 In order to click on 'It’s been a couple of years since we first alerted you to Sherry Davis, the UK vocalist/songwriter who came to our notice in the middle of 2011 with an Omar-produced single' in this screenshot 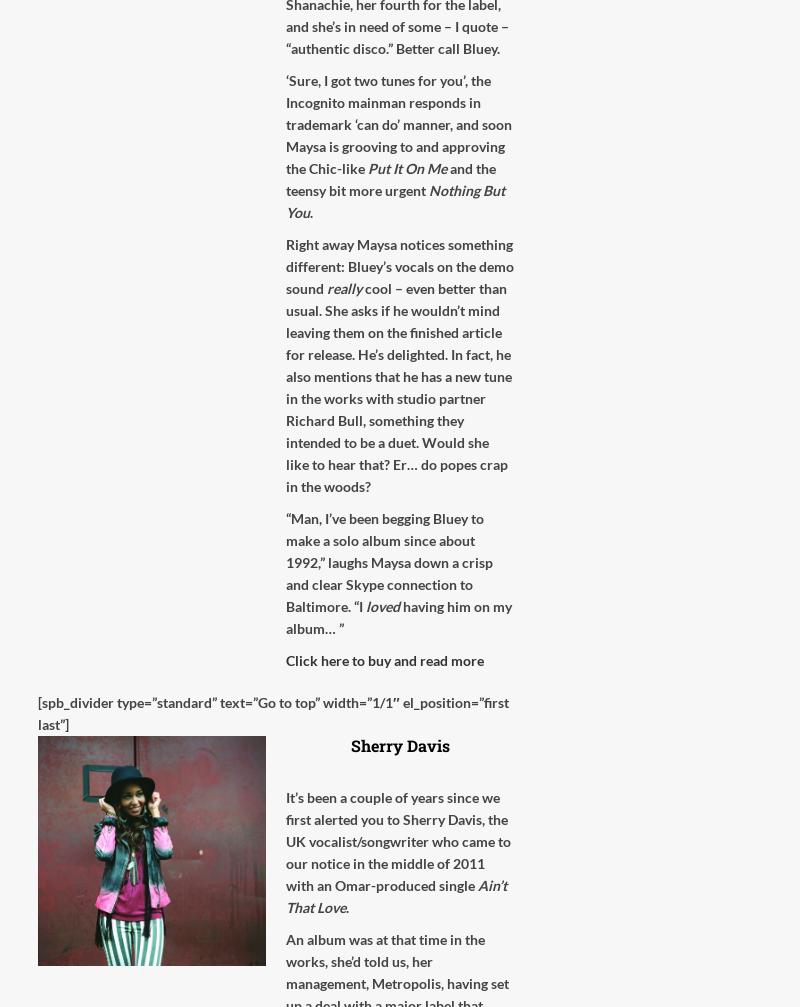, I will do `click(397, 840)`.